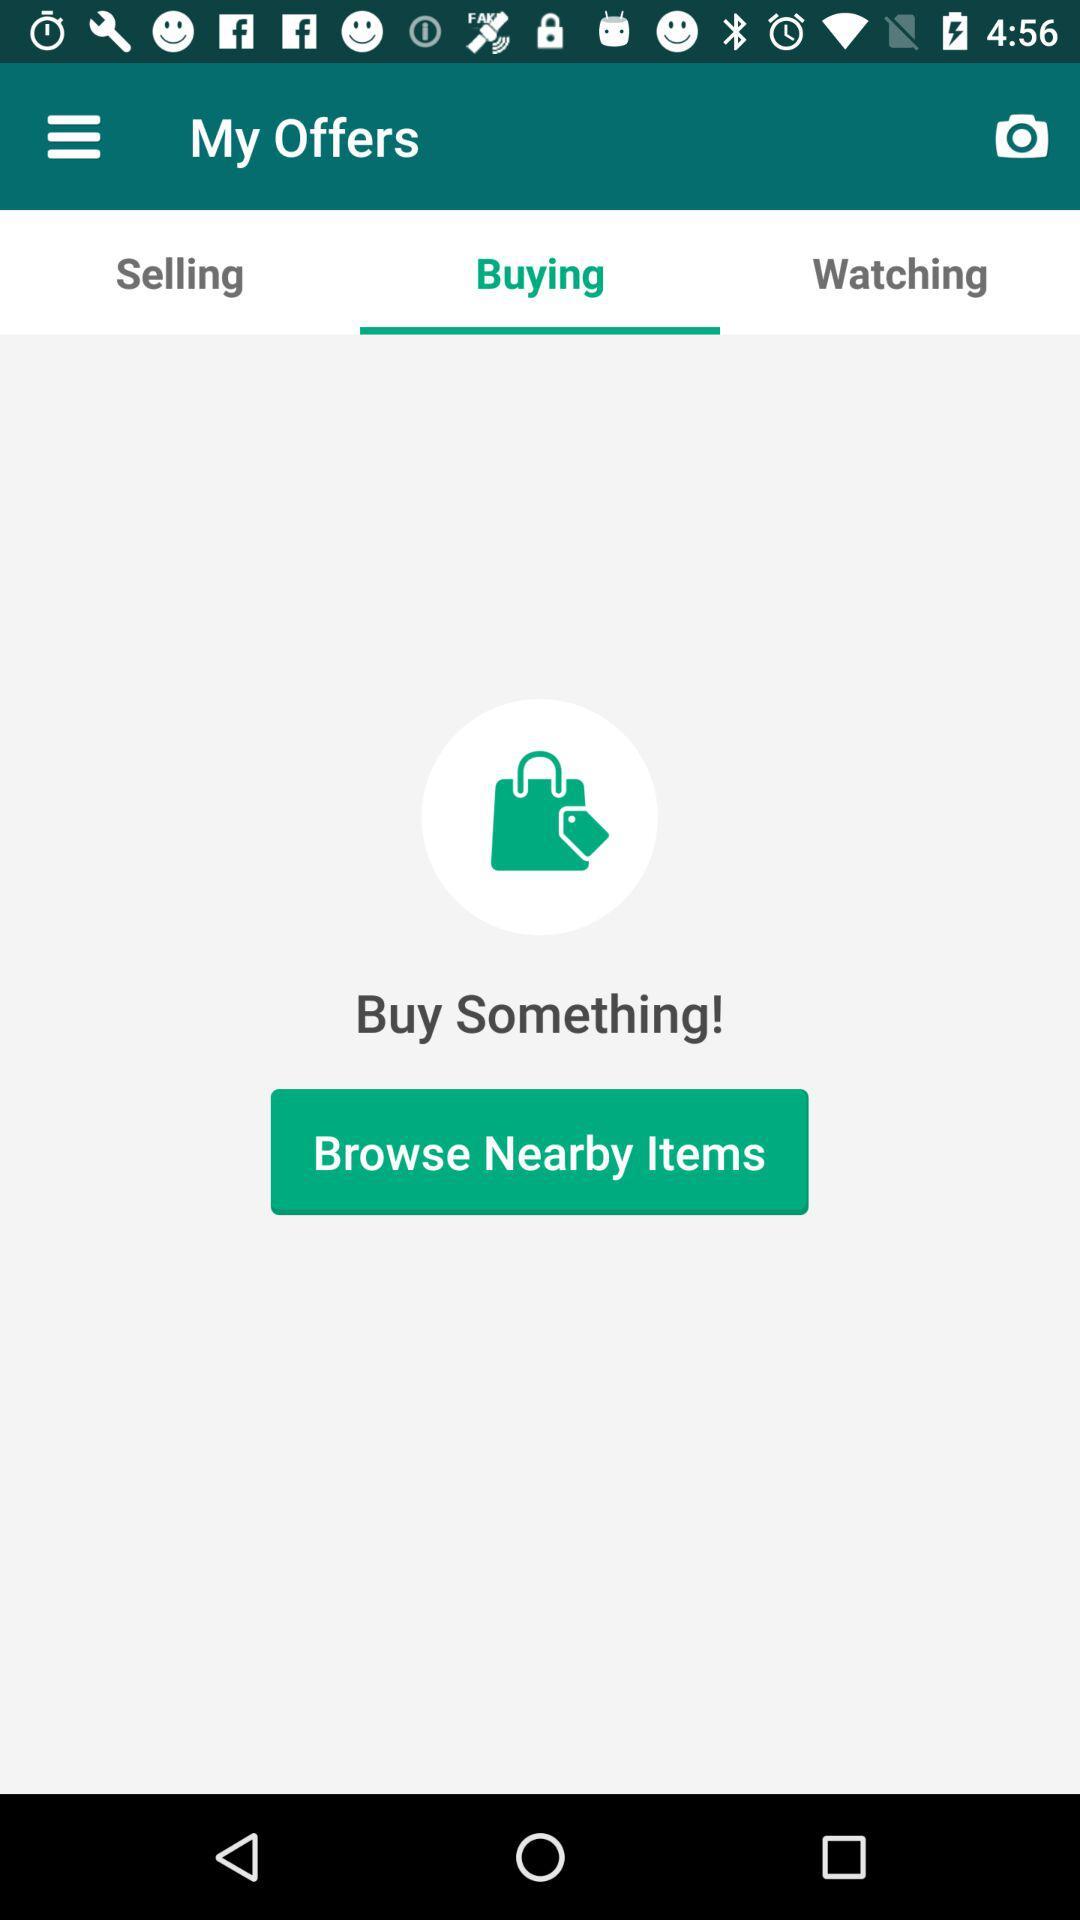  What do you see at coordinates (180, 271) in the screenshot?
I see `the item next to the buying item` at bounding box center [180, 271].